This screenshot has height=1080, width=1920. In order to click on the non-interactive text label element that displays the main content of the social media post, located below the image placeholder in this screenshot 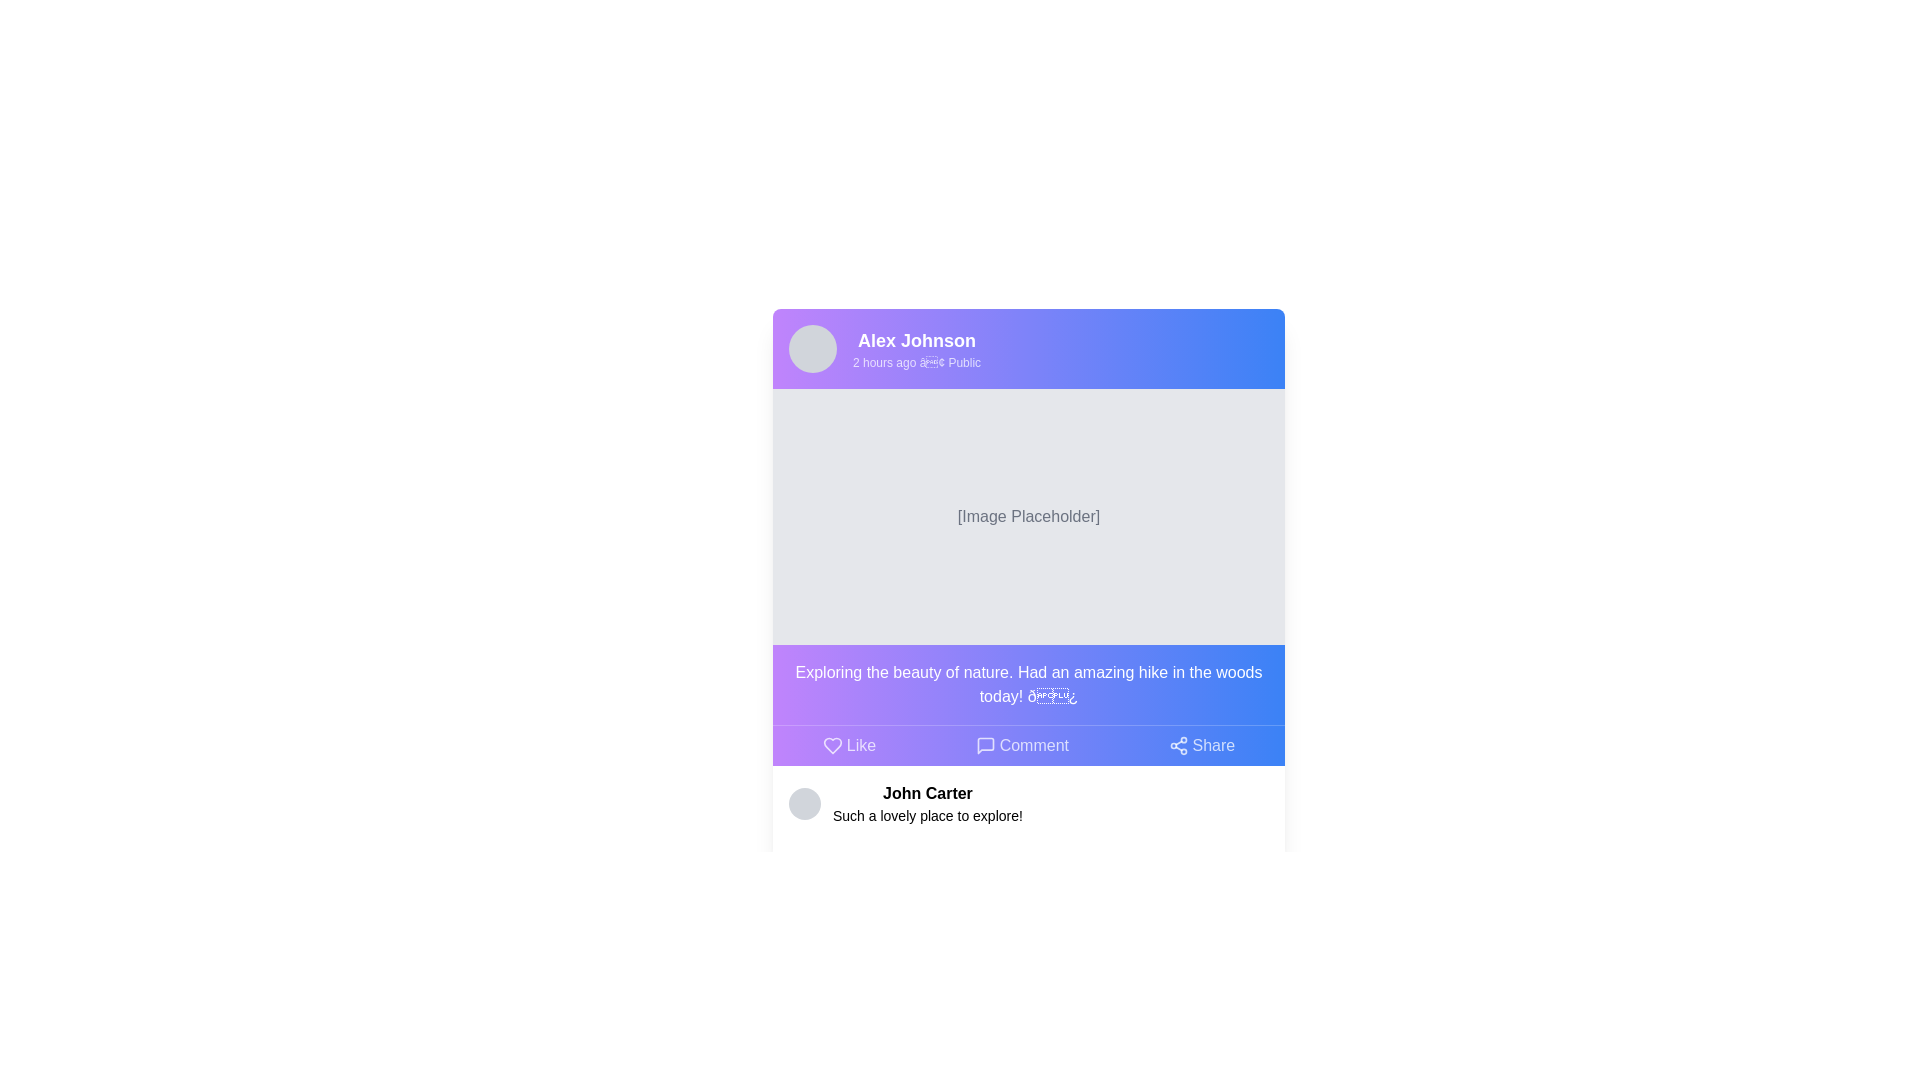, I will do `click(1028, 684)`.